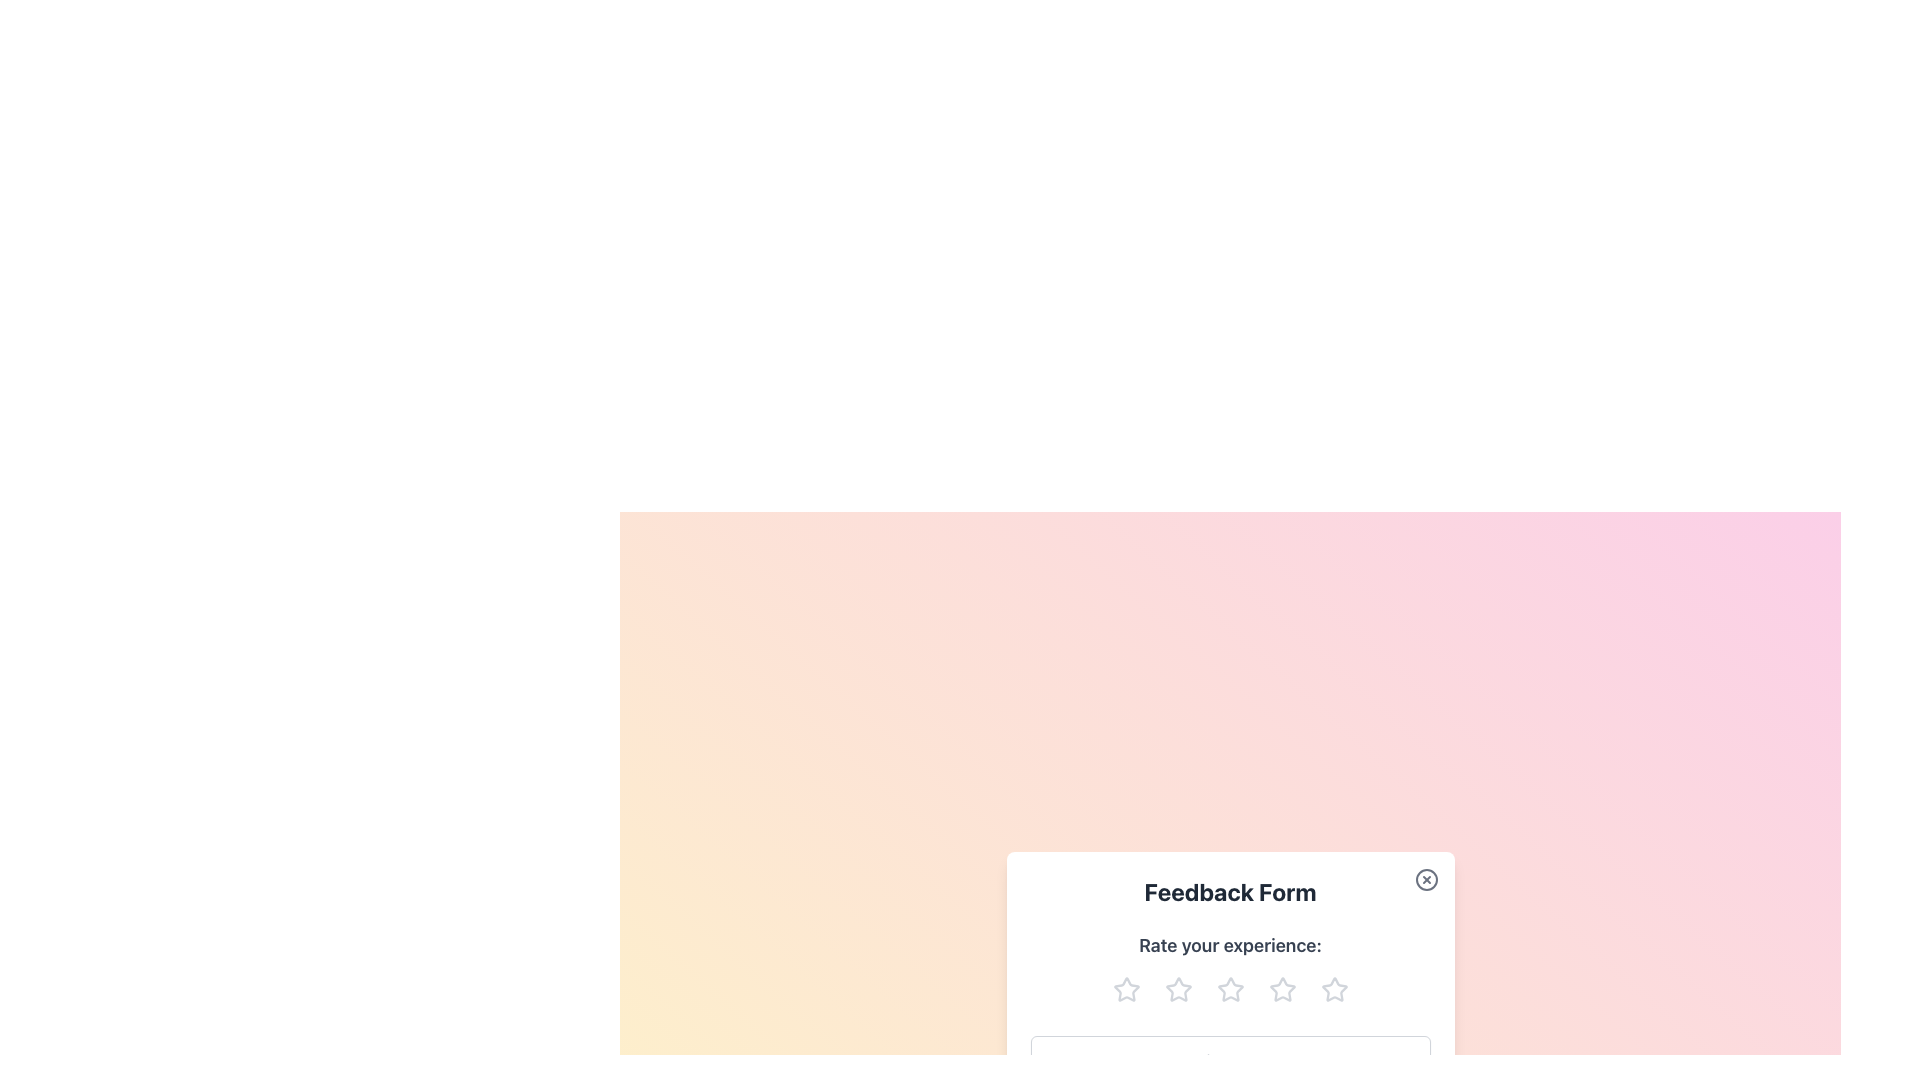  What do you see at coordinates (1178, 990) in the screenshot?
I see `the second star rating button located beneath the text 'Rate your experience:' in the feedback form section to provide a rating` at bounding box center [1178, 990].